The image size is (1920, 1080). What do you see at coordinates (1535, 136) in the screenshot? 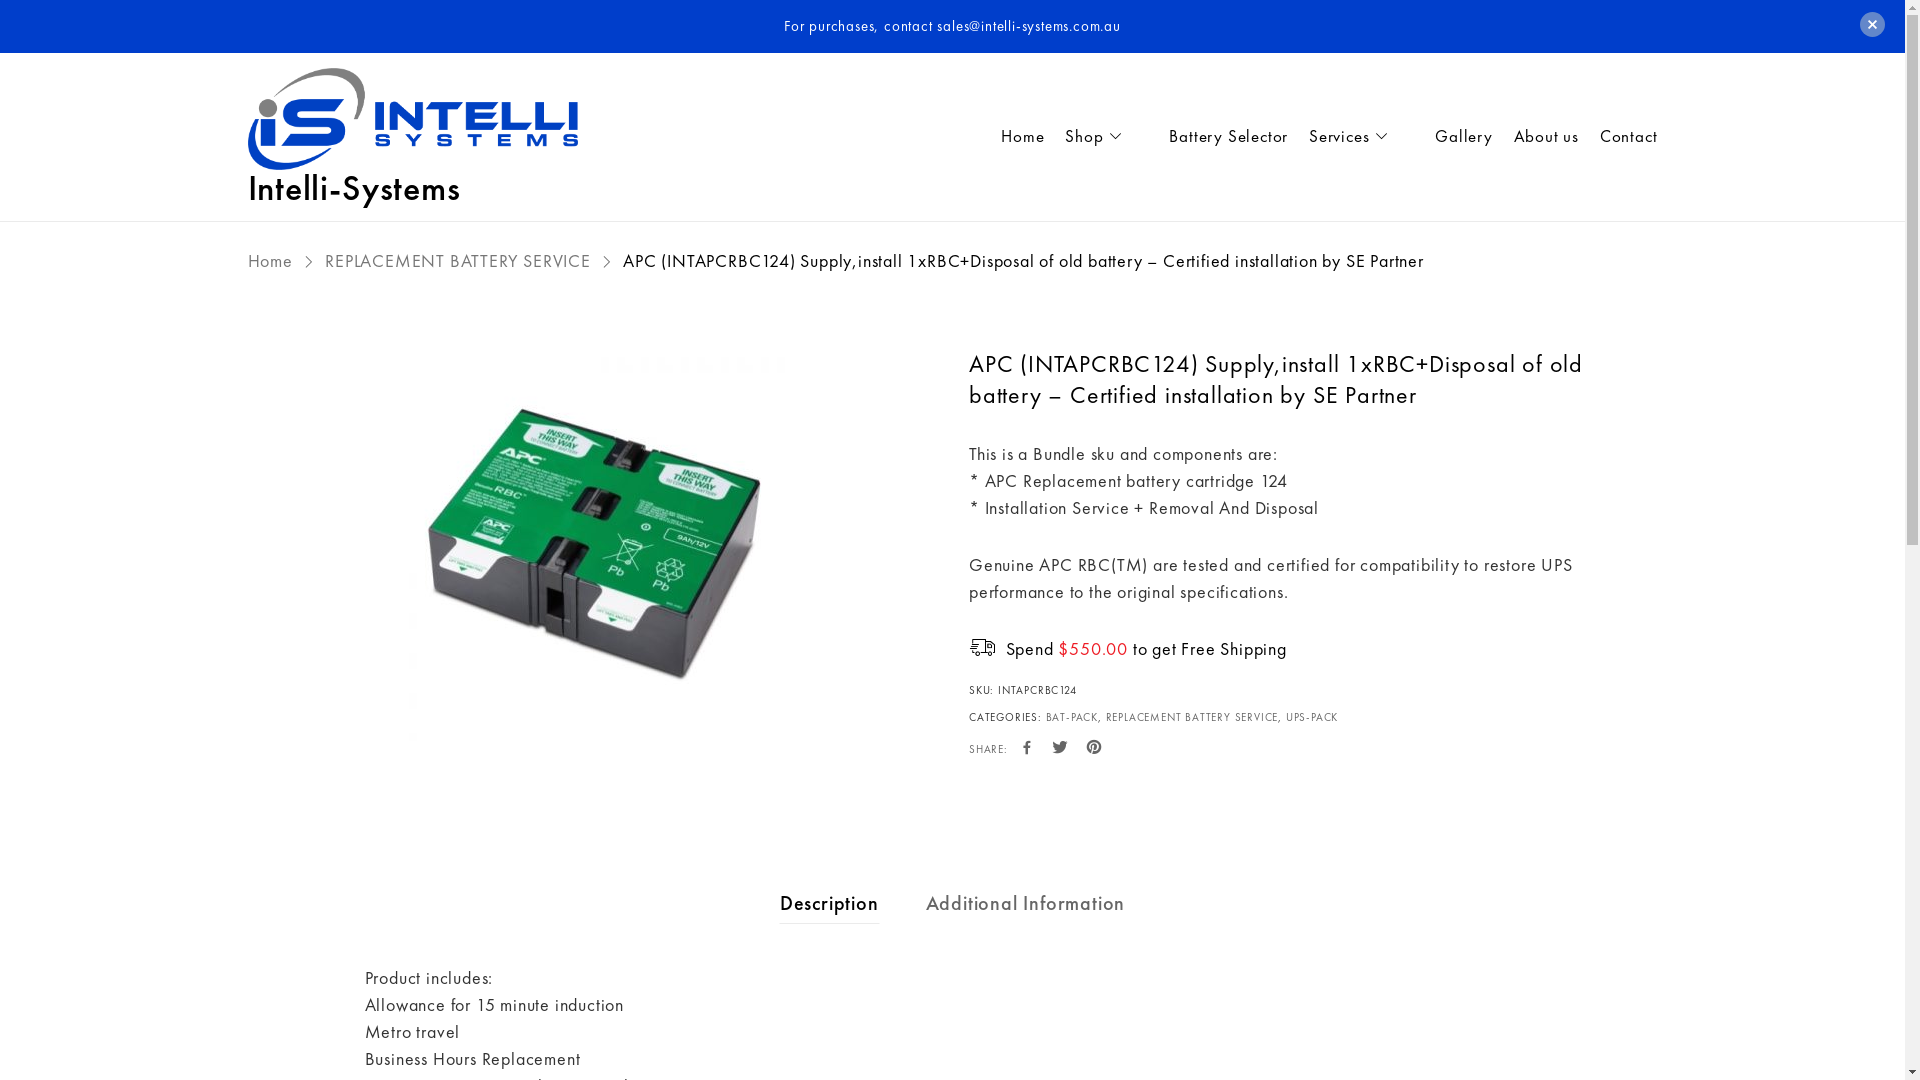
I see `'About us'` at bounding box center [1535, 136].